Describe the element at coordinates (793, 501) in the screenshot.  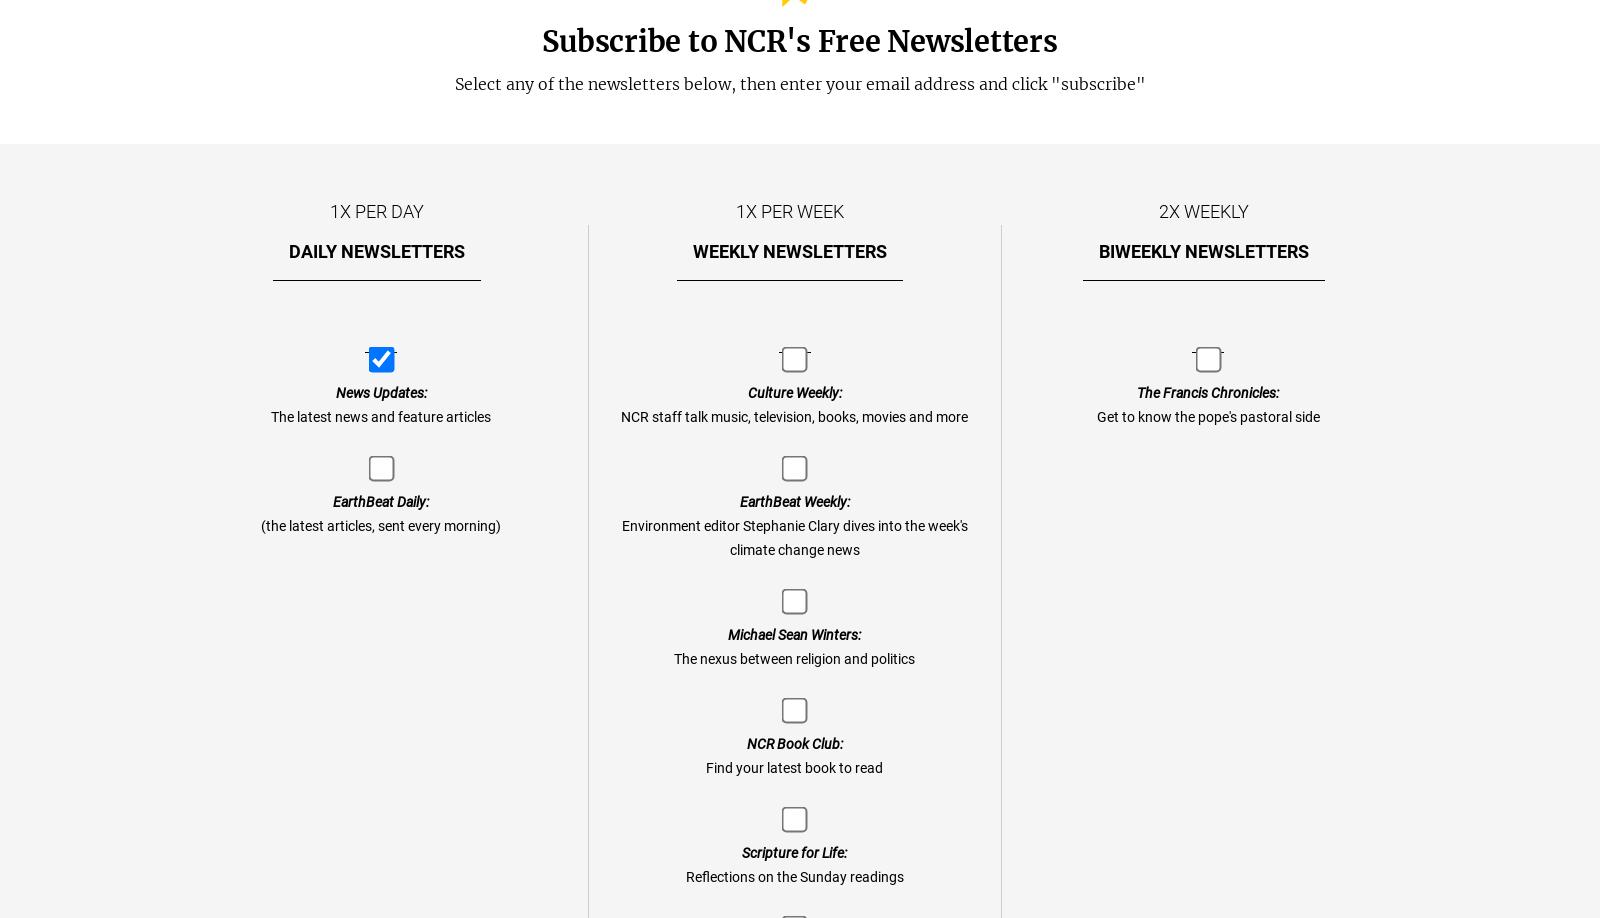
I see `'EarthBeat Weekly:'` at that location.